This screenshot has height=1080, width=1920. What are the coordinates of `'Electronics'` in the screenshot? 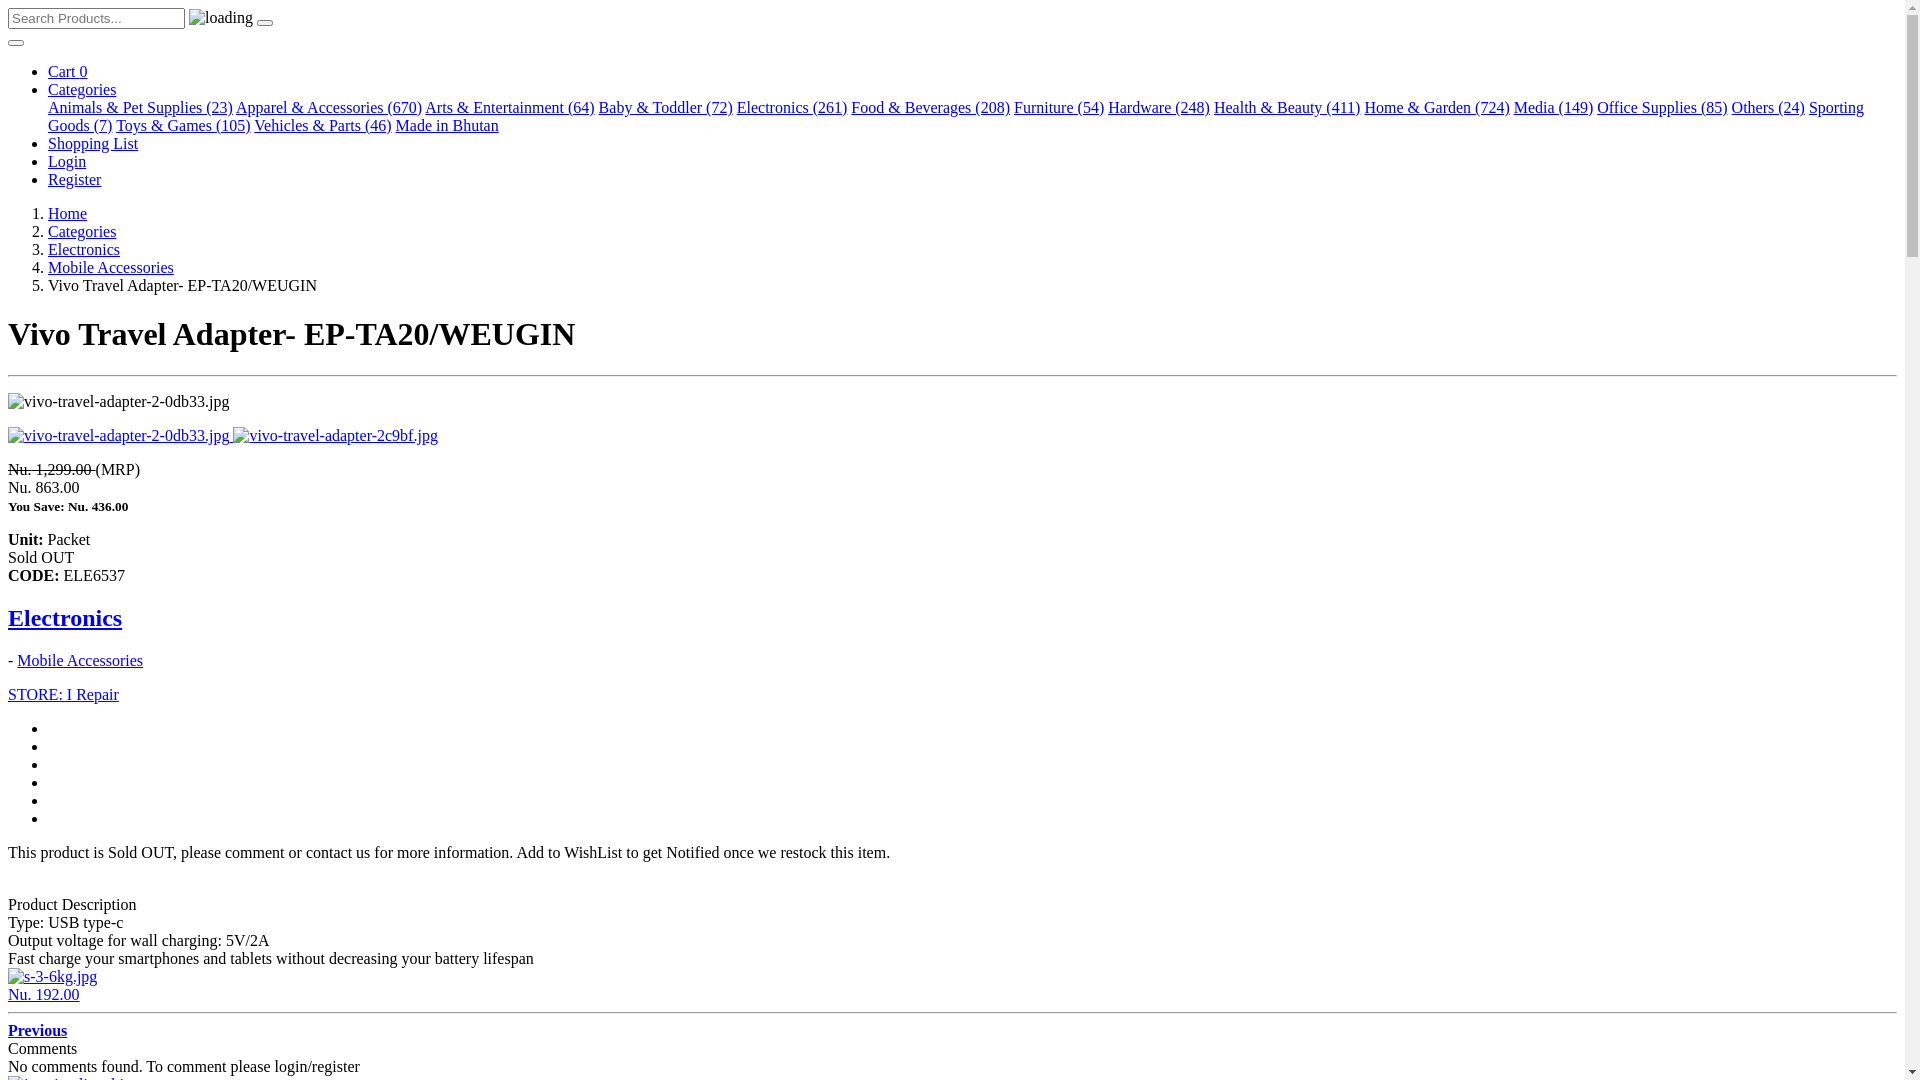 It's located at (8, 616).